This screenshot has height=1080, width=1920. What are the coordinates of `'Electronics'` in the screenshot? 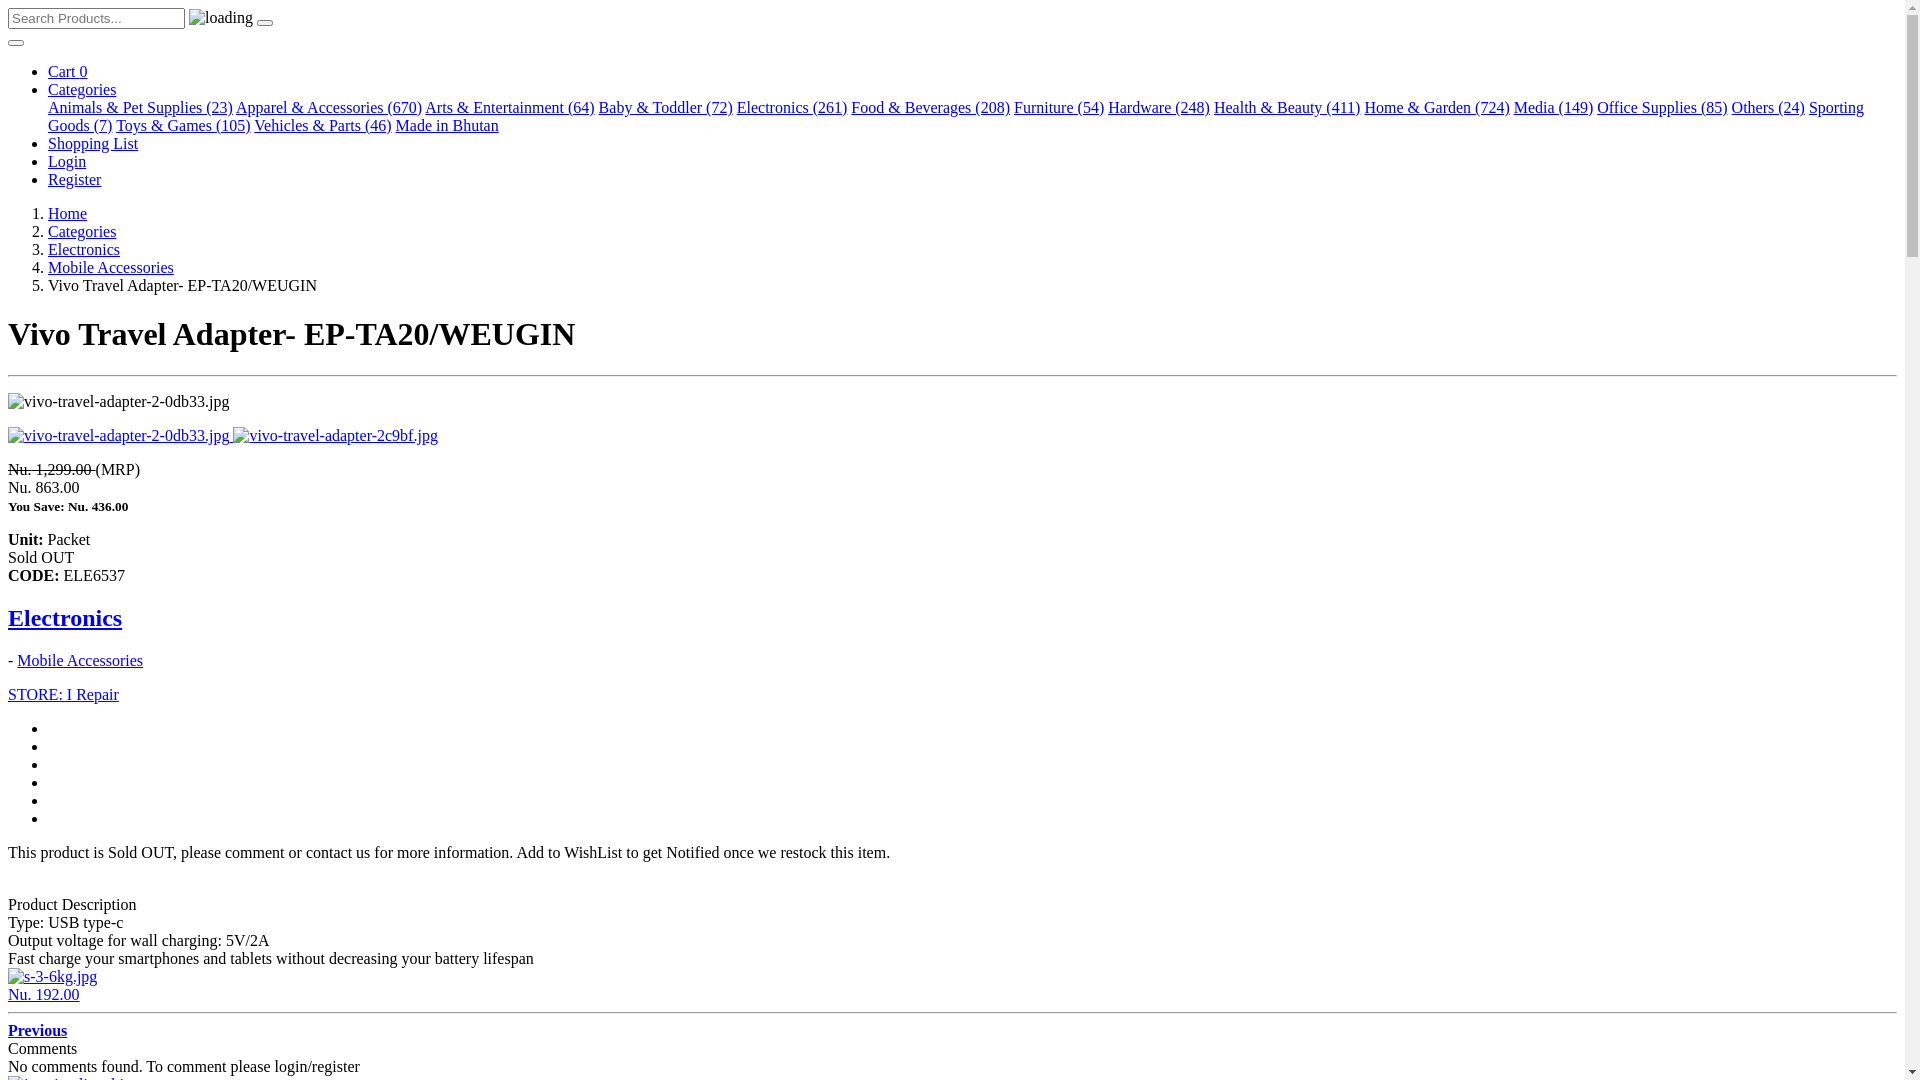 It's located at (8, 616).